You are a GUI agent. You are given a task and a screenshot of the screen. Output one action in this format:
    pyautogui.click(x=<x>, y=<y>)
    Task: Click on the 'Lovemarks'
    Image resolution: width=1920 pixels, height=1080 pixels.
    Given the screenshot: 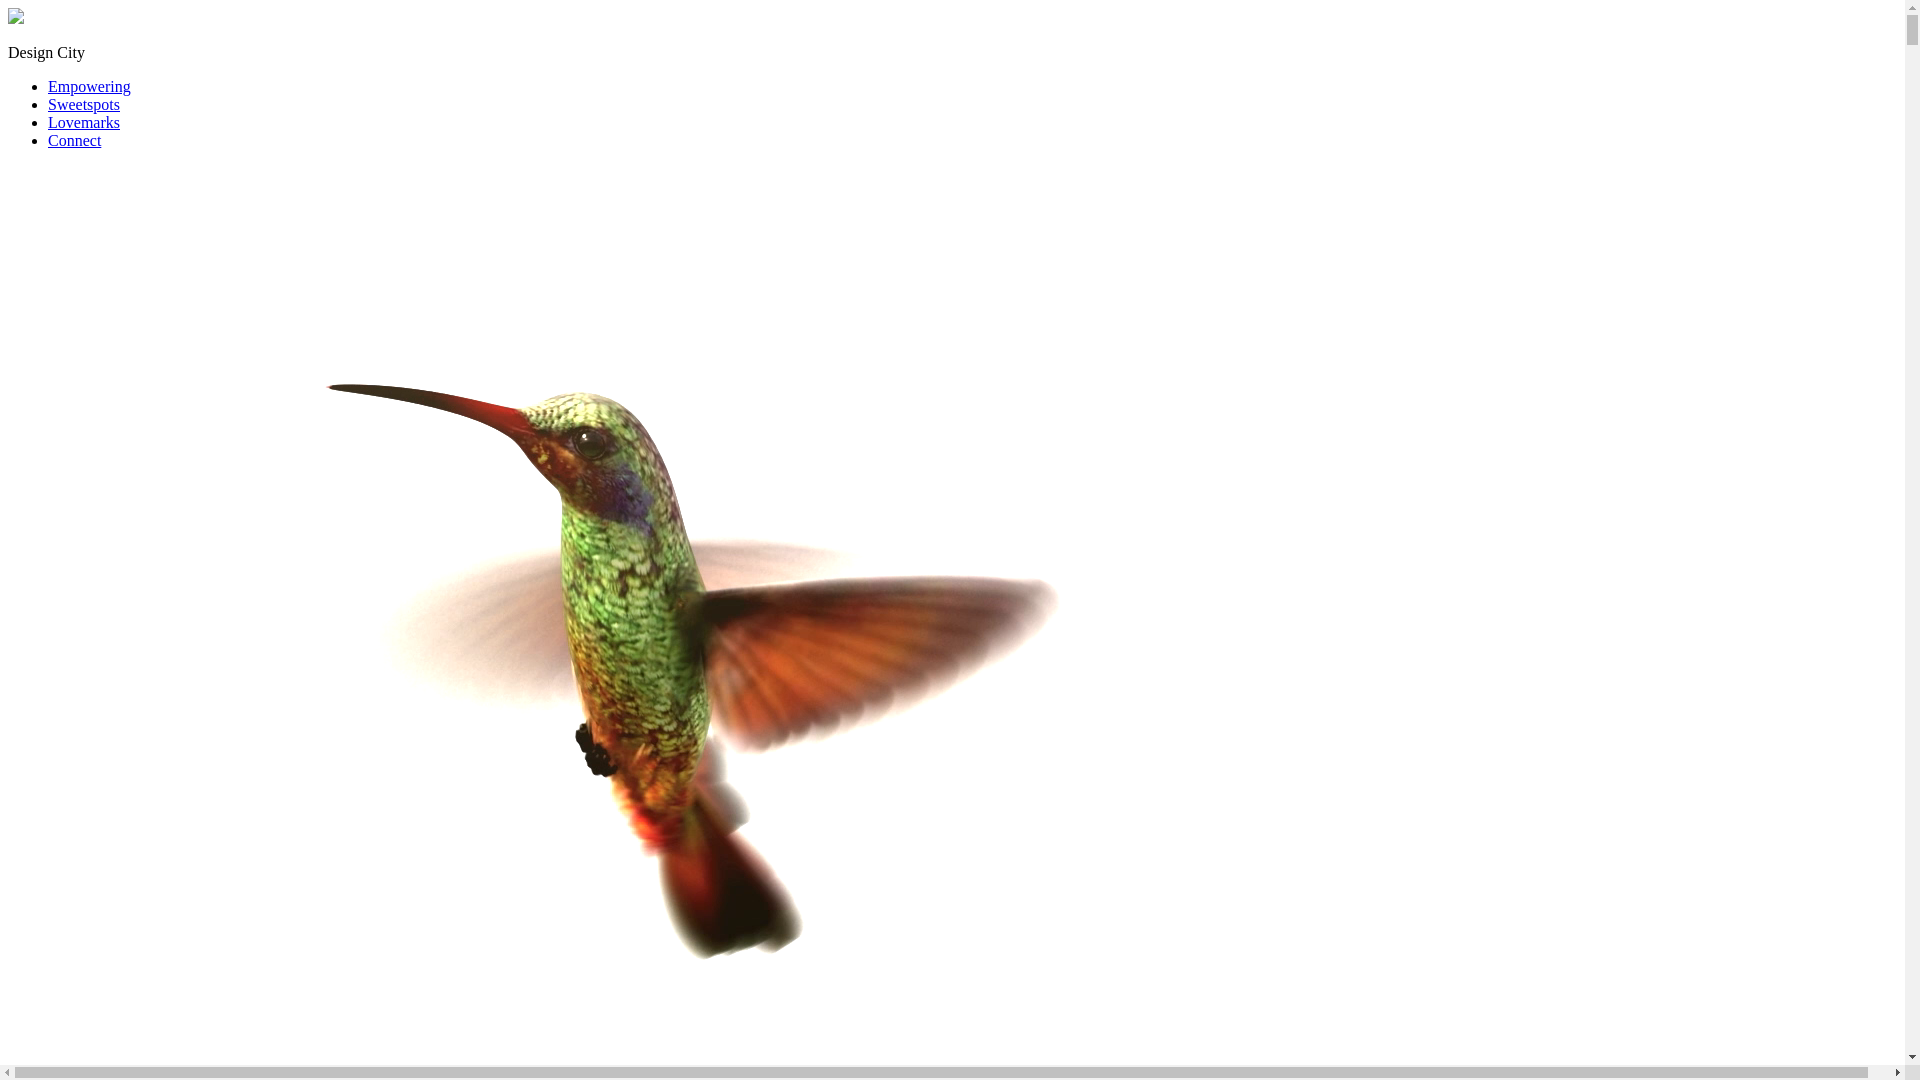 What is the action you would take?
    pyautogui.click(x=82, y=122)
    